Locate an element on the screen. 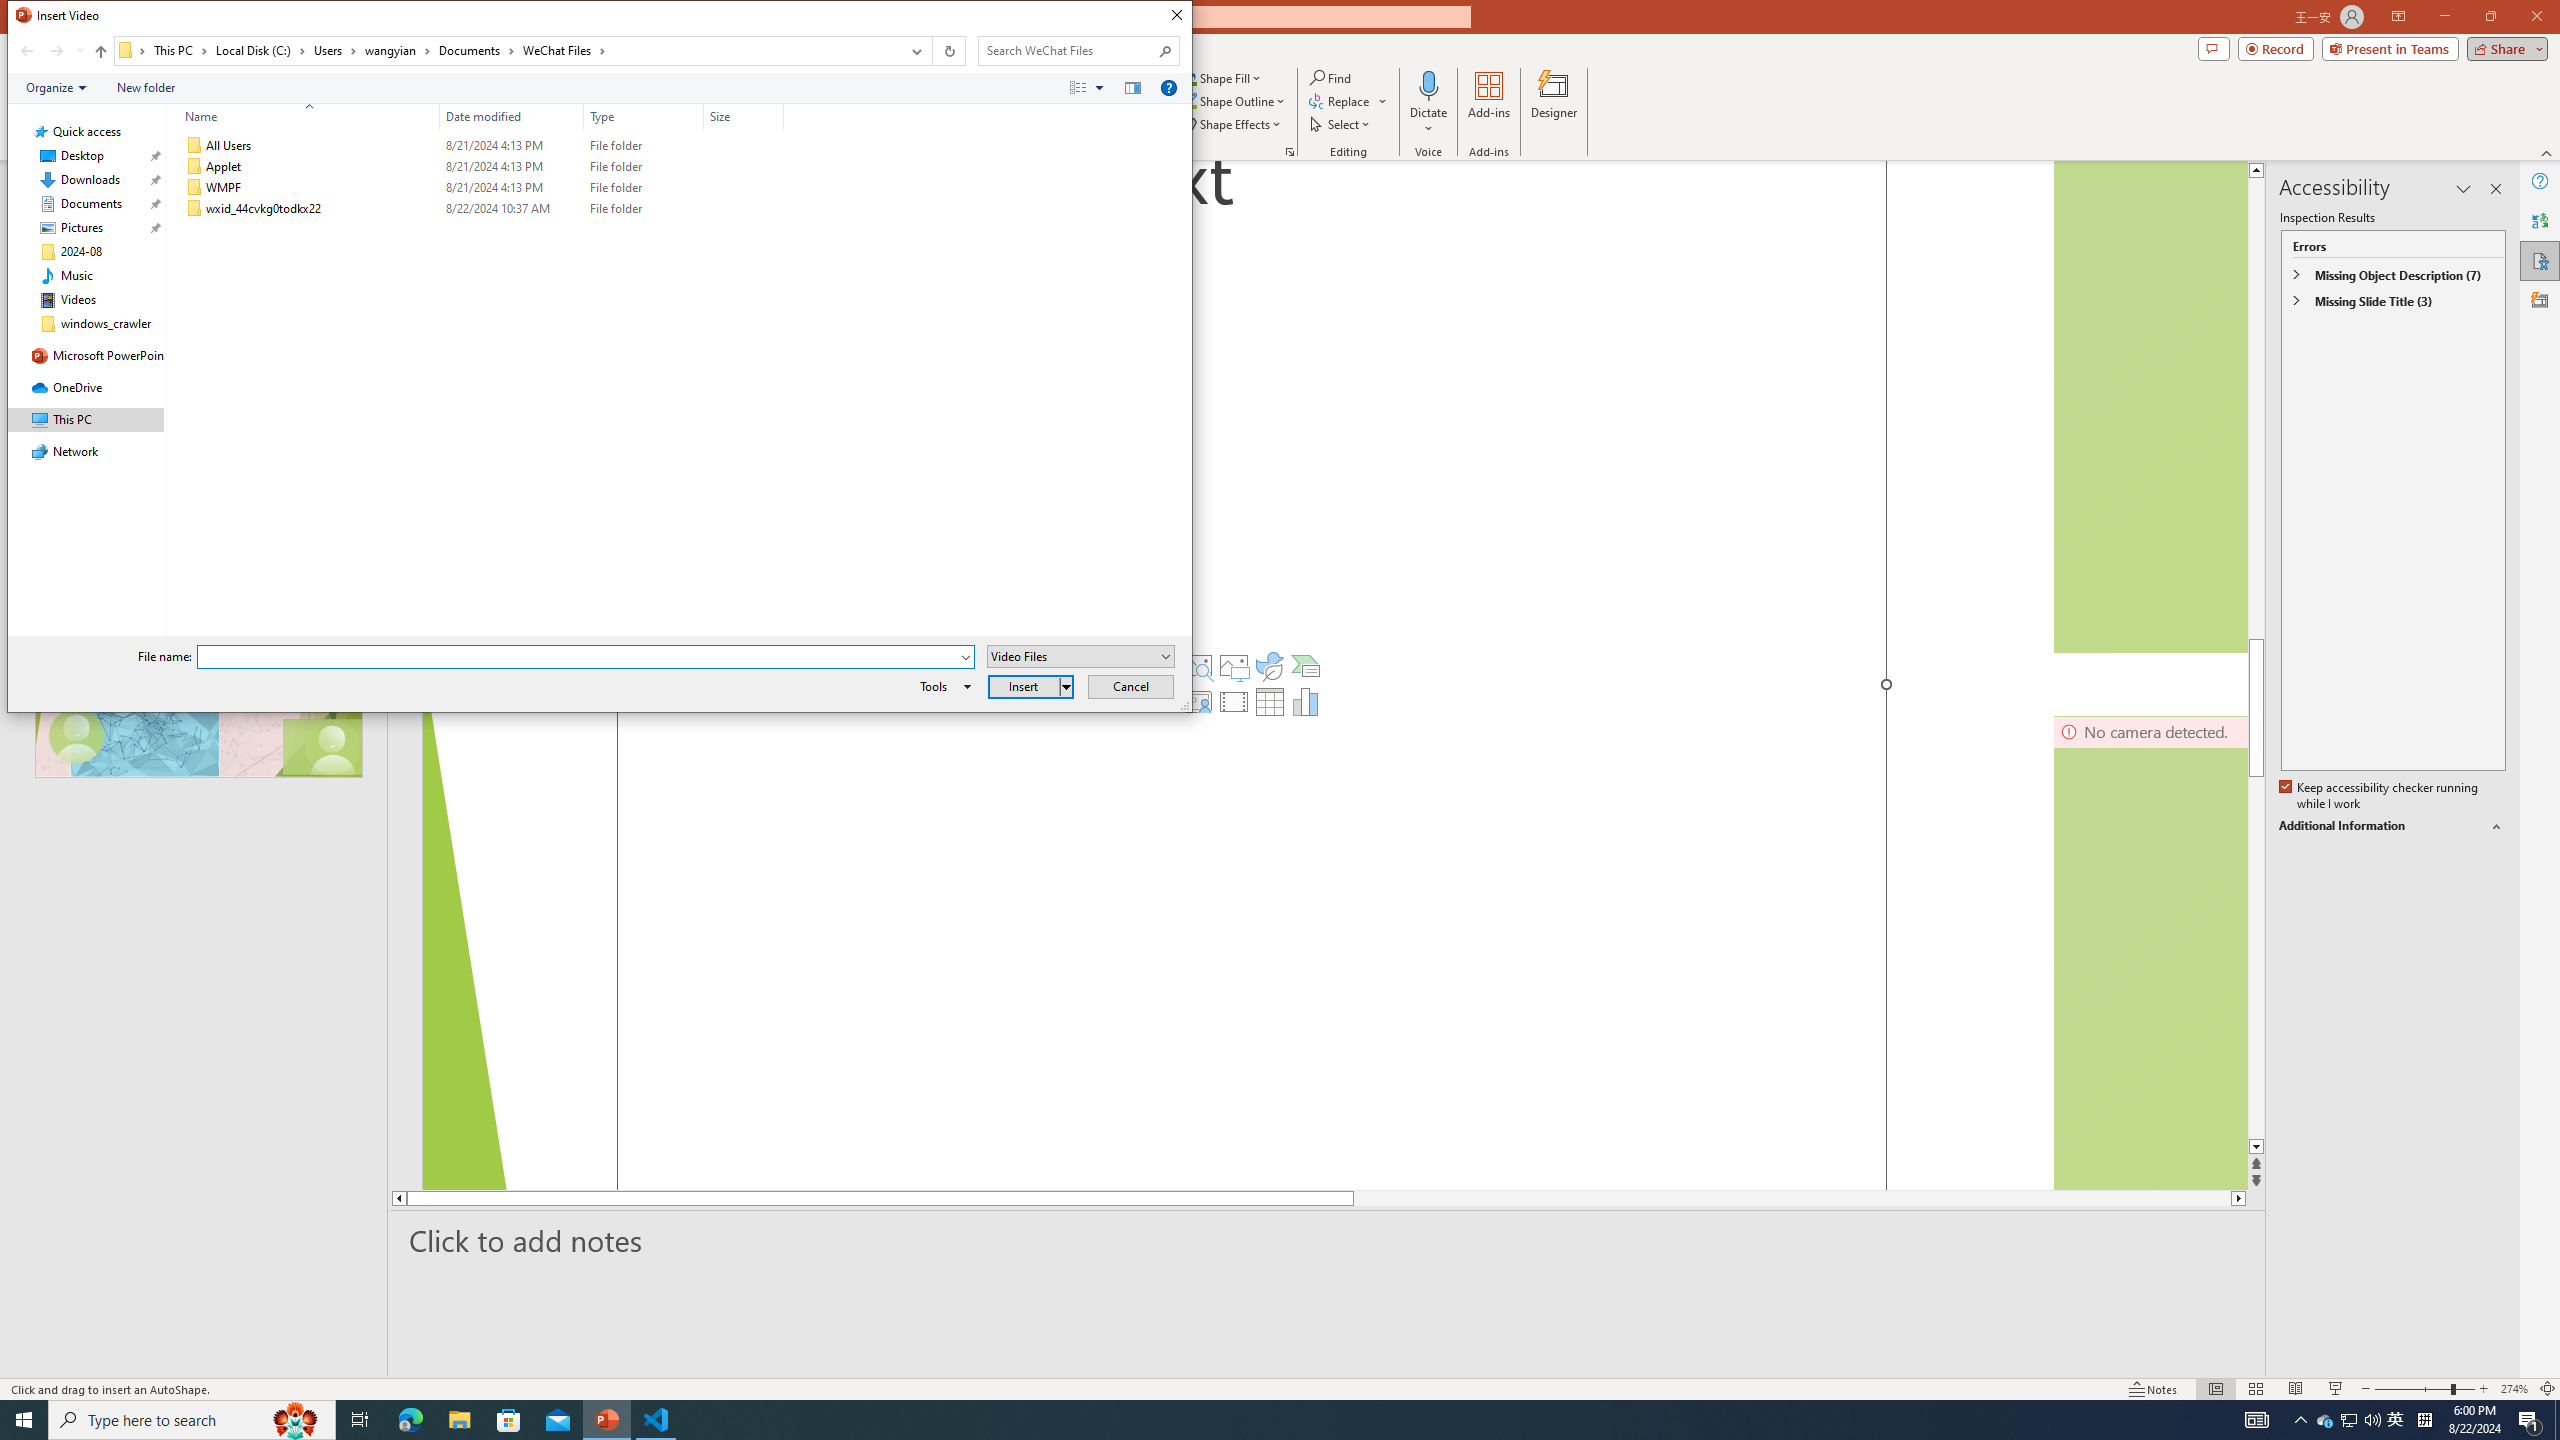 The width and height of the screenshot is (2560, 1440). 'File name:' is located at coordinates (586, 656).